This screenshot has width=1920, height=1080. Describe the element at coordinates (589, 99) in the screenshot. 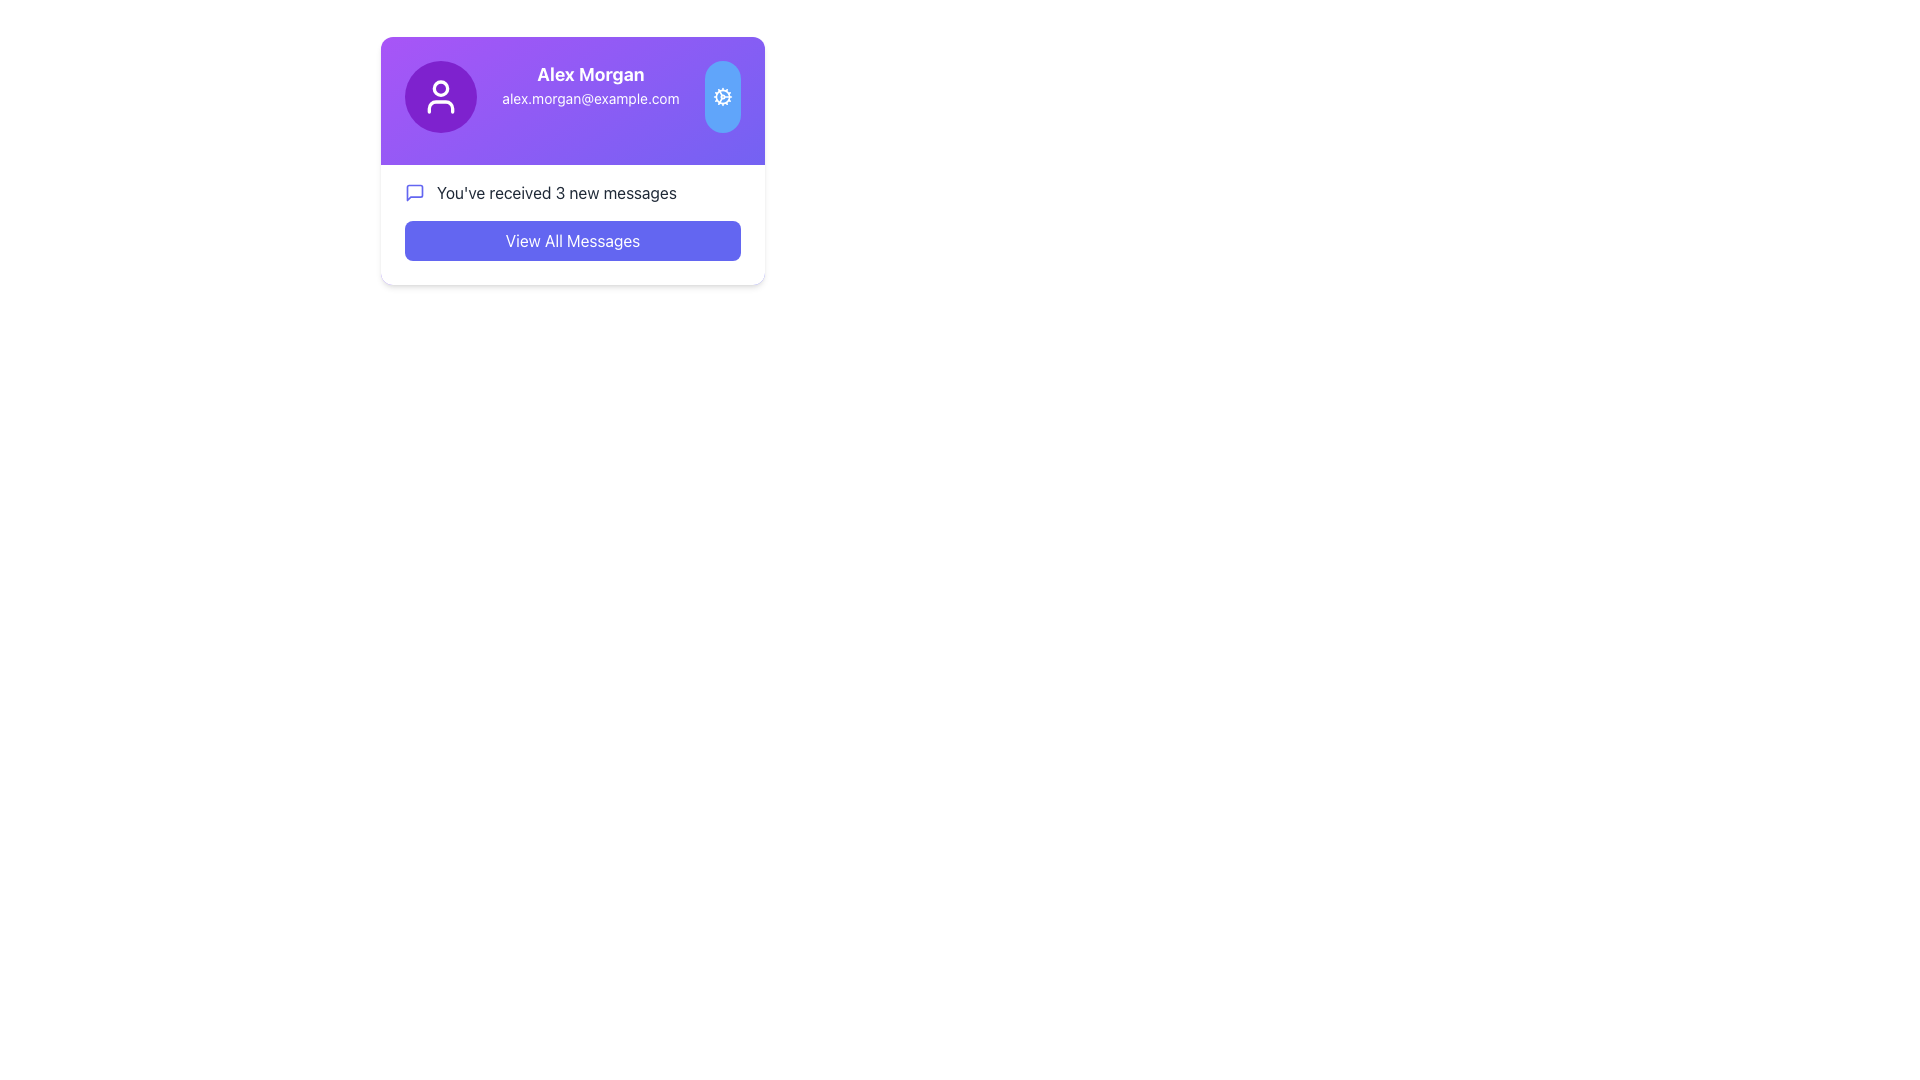

I see `the informational text displaying the email address for user 'Alex Morgan', which is centrally aligned below the title text within the card UI component` at that location.